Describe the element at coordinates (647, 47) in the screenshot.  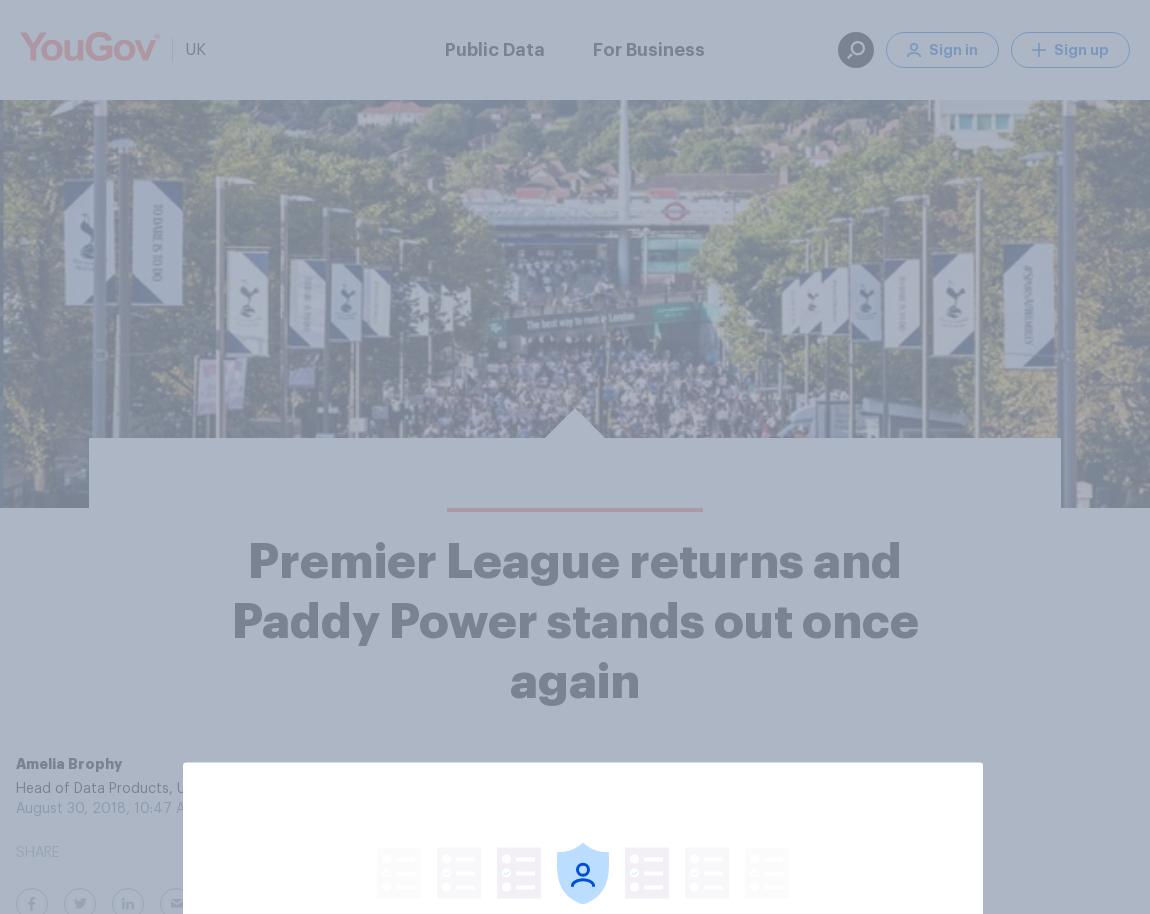
I see `'For Business'` at that location.